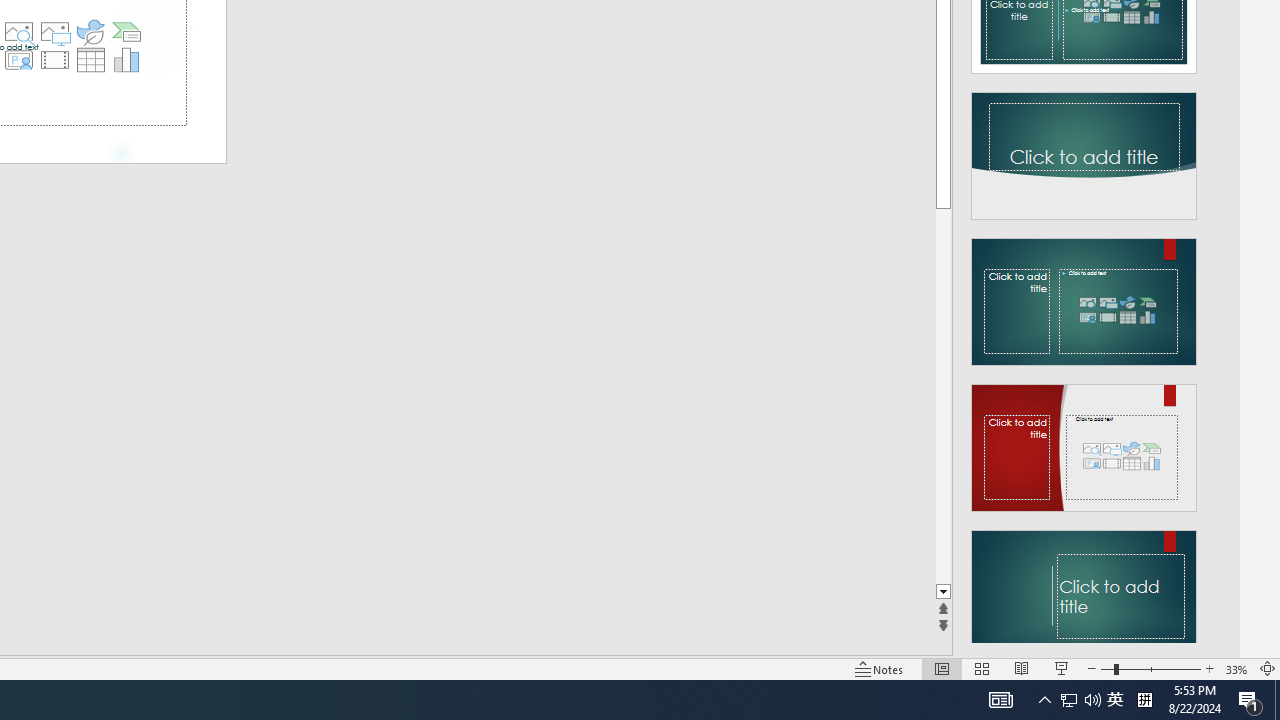 This screenshot has width=1280, height=720. What do you see at coordinates (1236, 669) in the screenshot?
I see `'Zoom 33%'` at bounding box center [1236, 669].